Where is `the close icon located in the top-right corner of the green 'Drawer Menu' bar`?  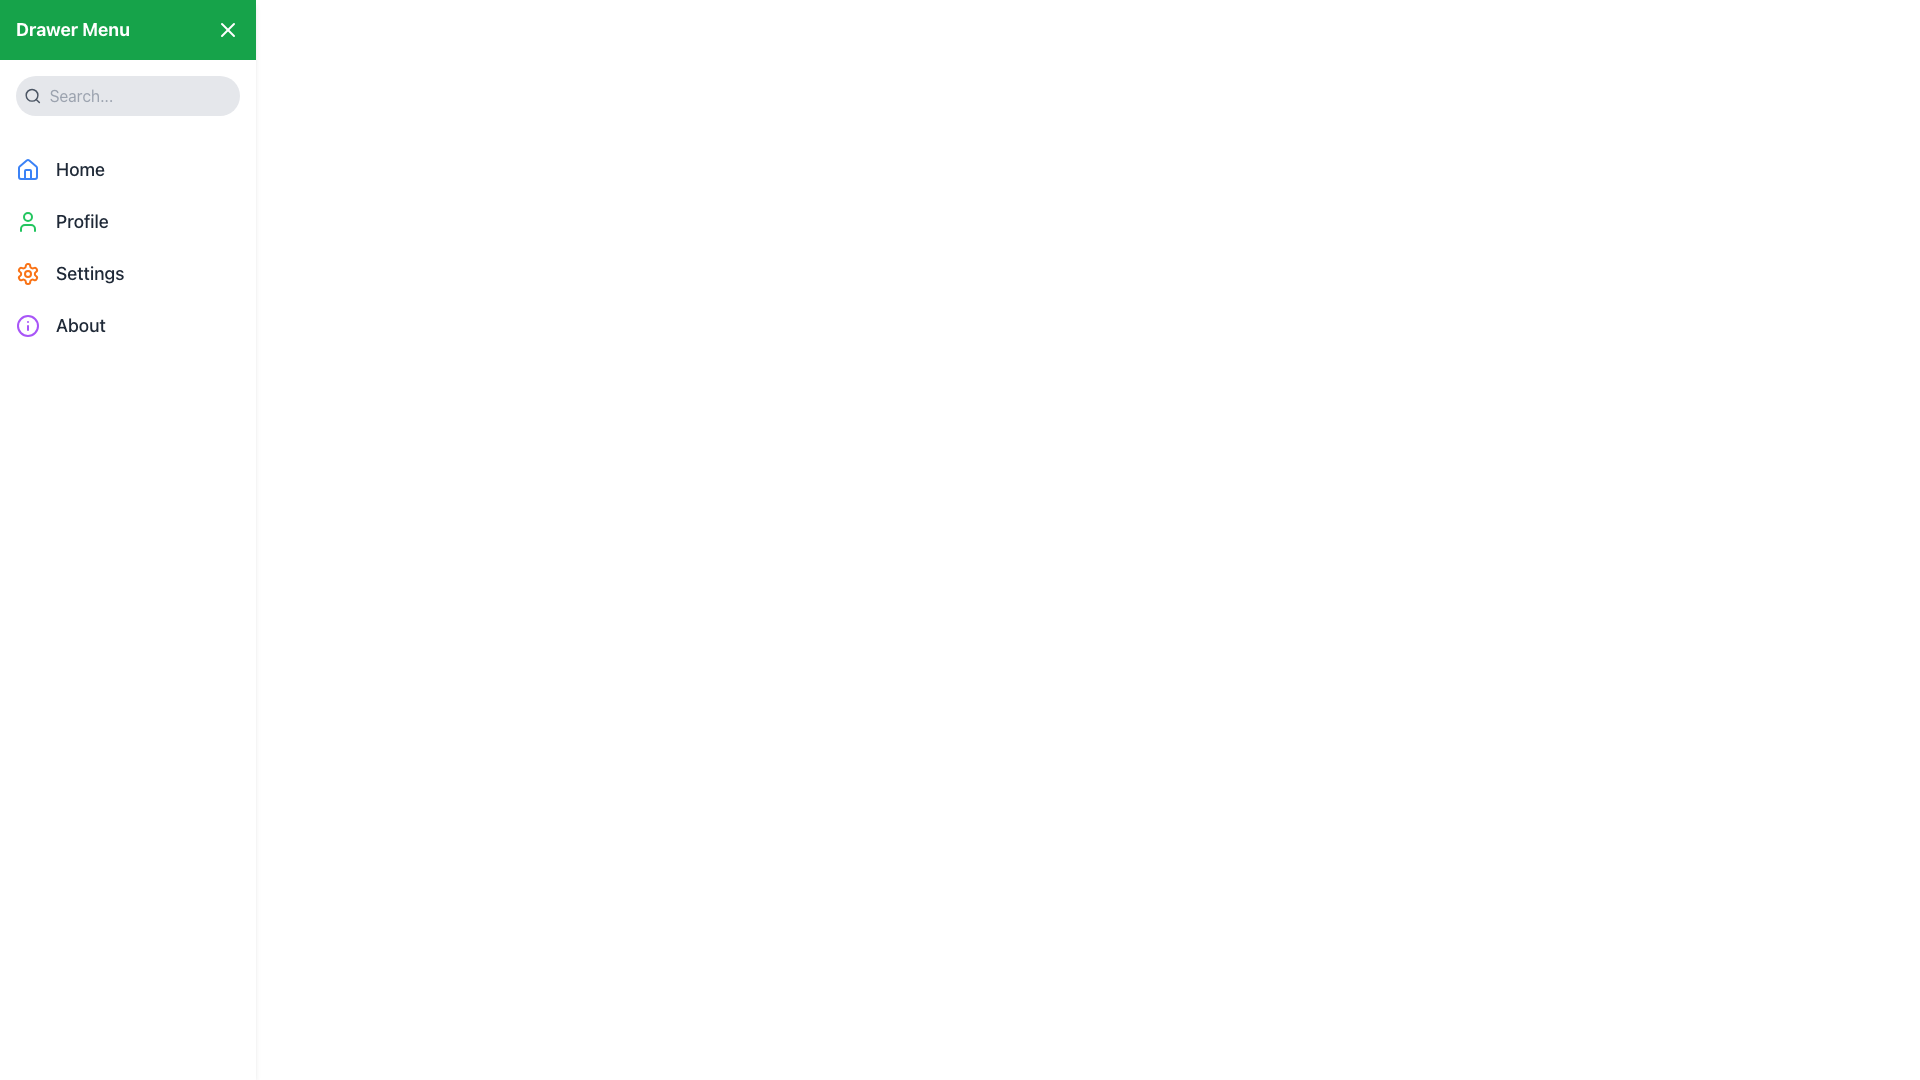
the close icon located in the top-right corner of the green 'Drawer Menu' bar is located at coordinates (227, 30).